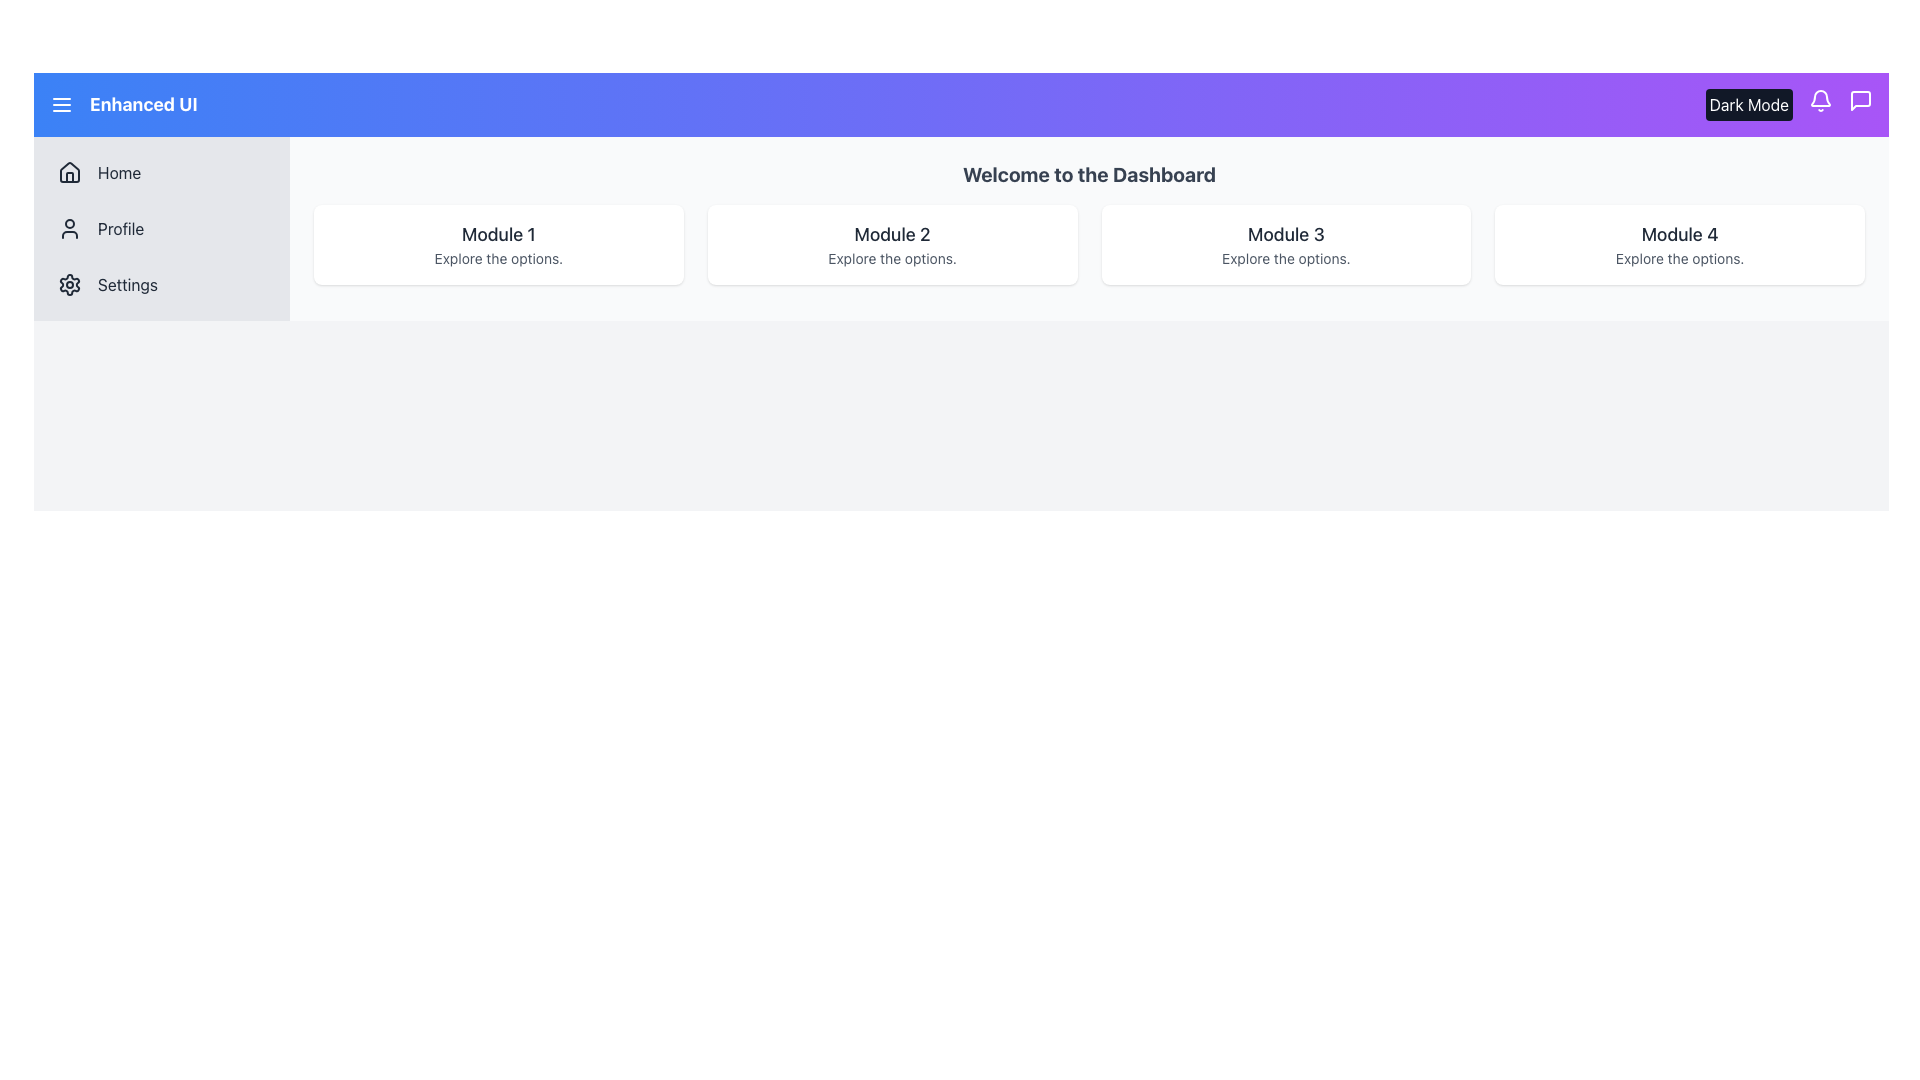  What do you see at coordinates (70, 172) in the screenshot?
I see `the 'Home' icon` at bounding box center [70, 172].